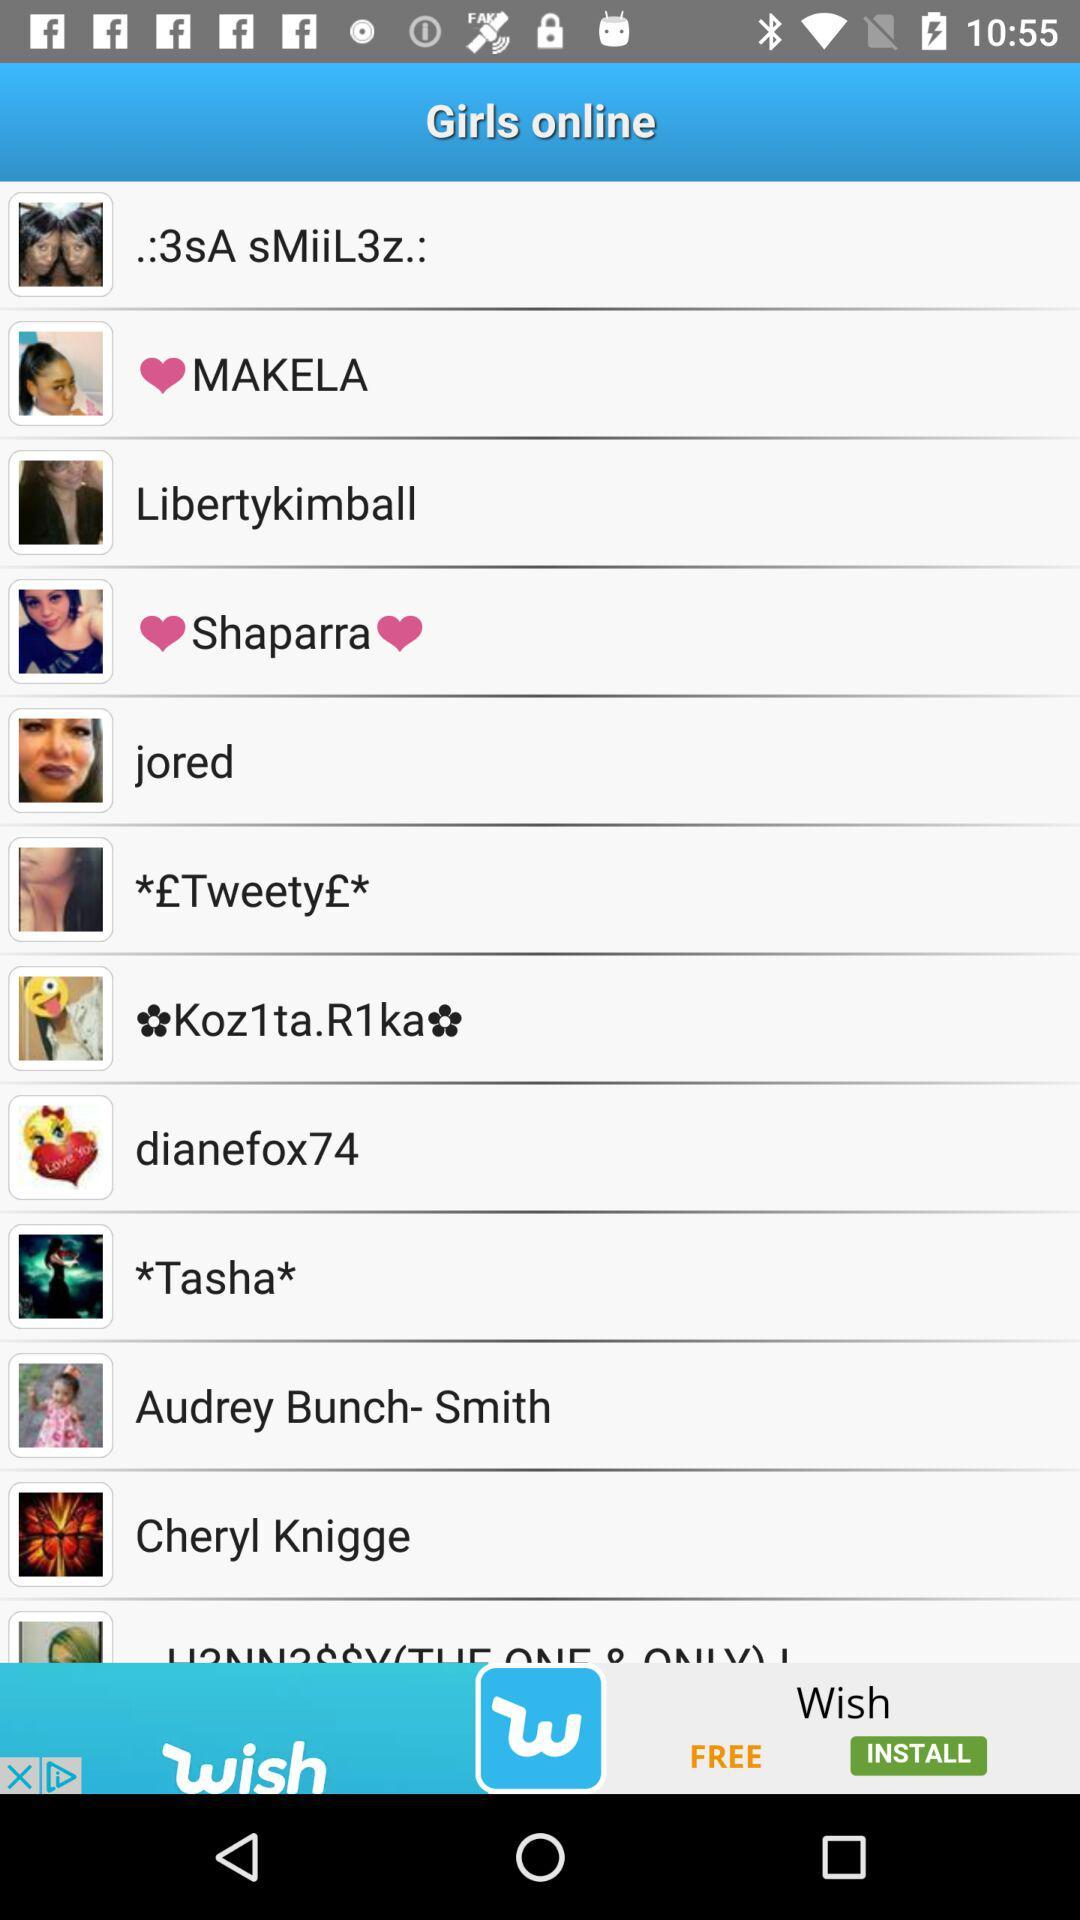 This screenshot has width=1080, height=1920. Describe the element at coordinates (59, 373) in the screenshot. I see `whats app page` at that location.